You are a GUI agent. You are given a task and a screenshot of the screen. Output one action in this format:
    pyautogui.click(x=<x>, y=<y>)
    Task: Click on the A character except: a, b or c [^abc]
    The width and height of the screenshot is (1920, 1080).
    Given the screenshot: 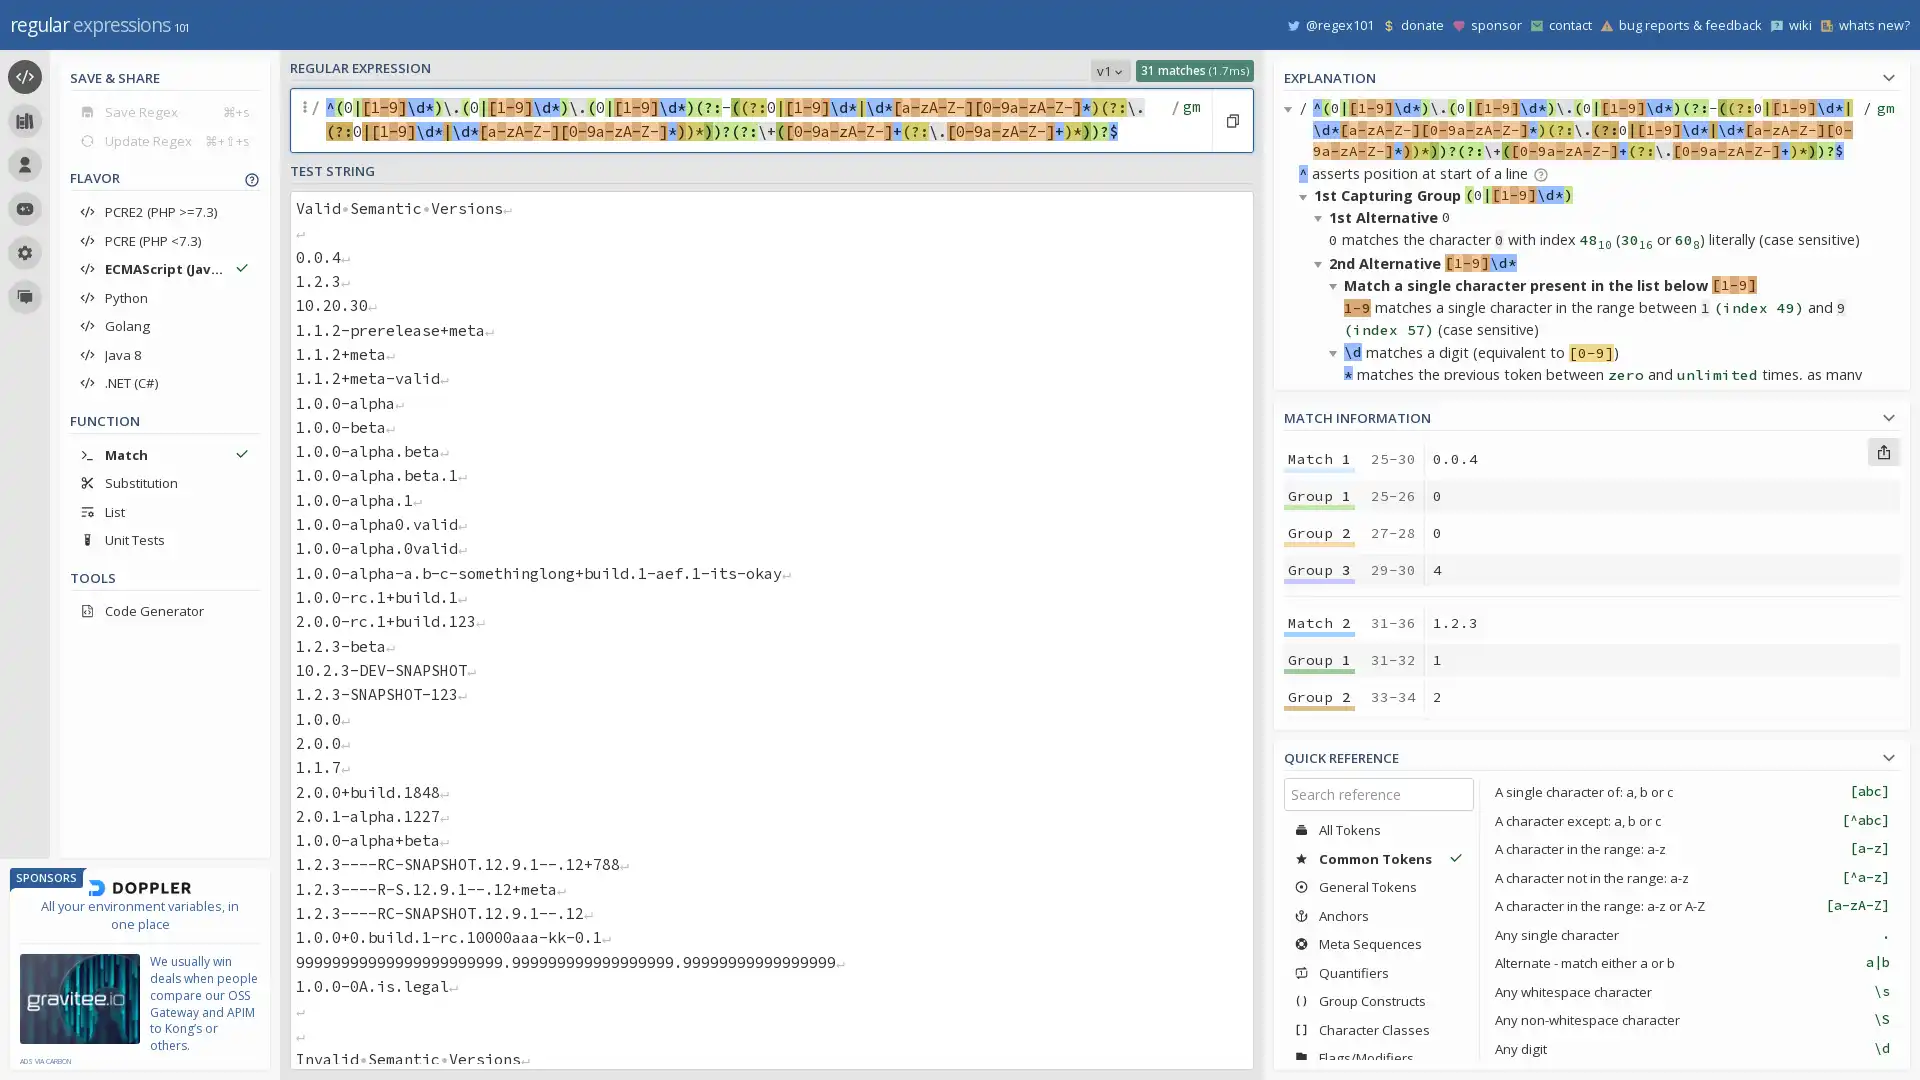 What is the action you would take?
    pyautogui.click(x=1691, y=820)
    